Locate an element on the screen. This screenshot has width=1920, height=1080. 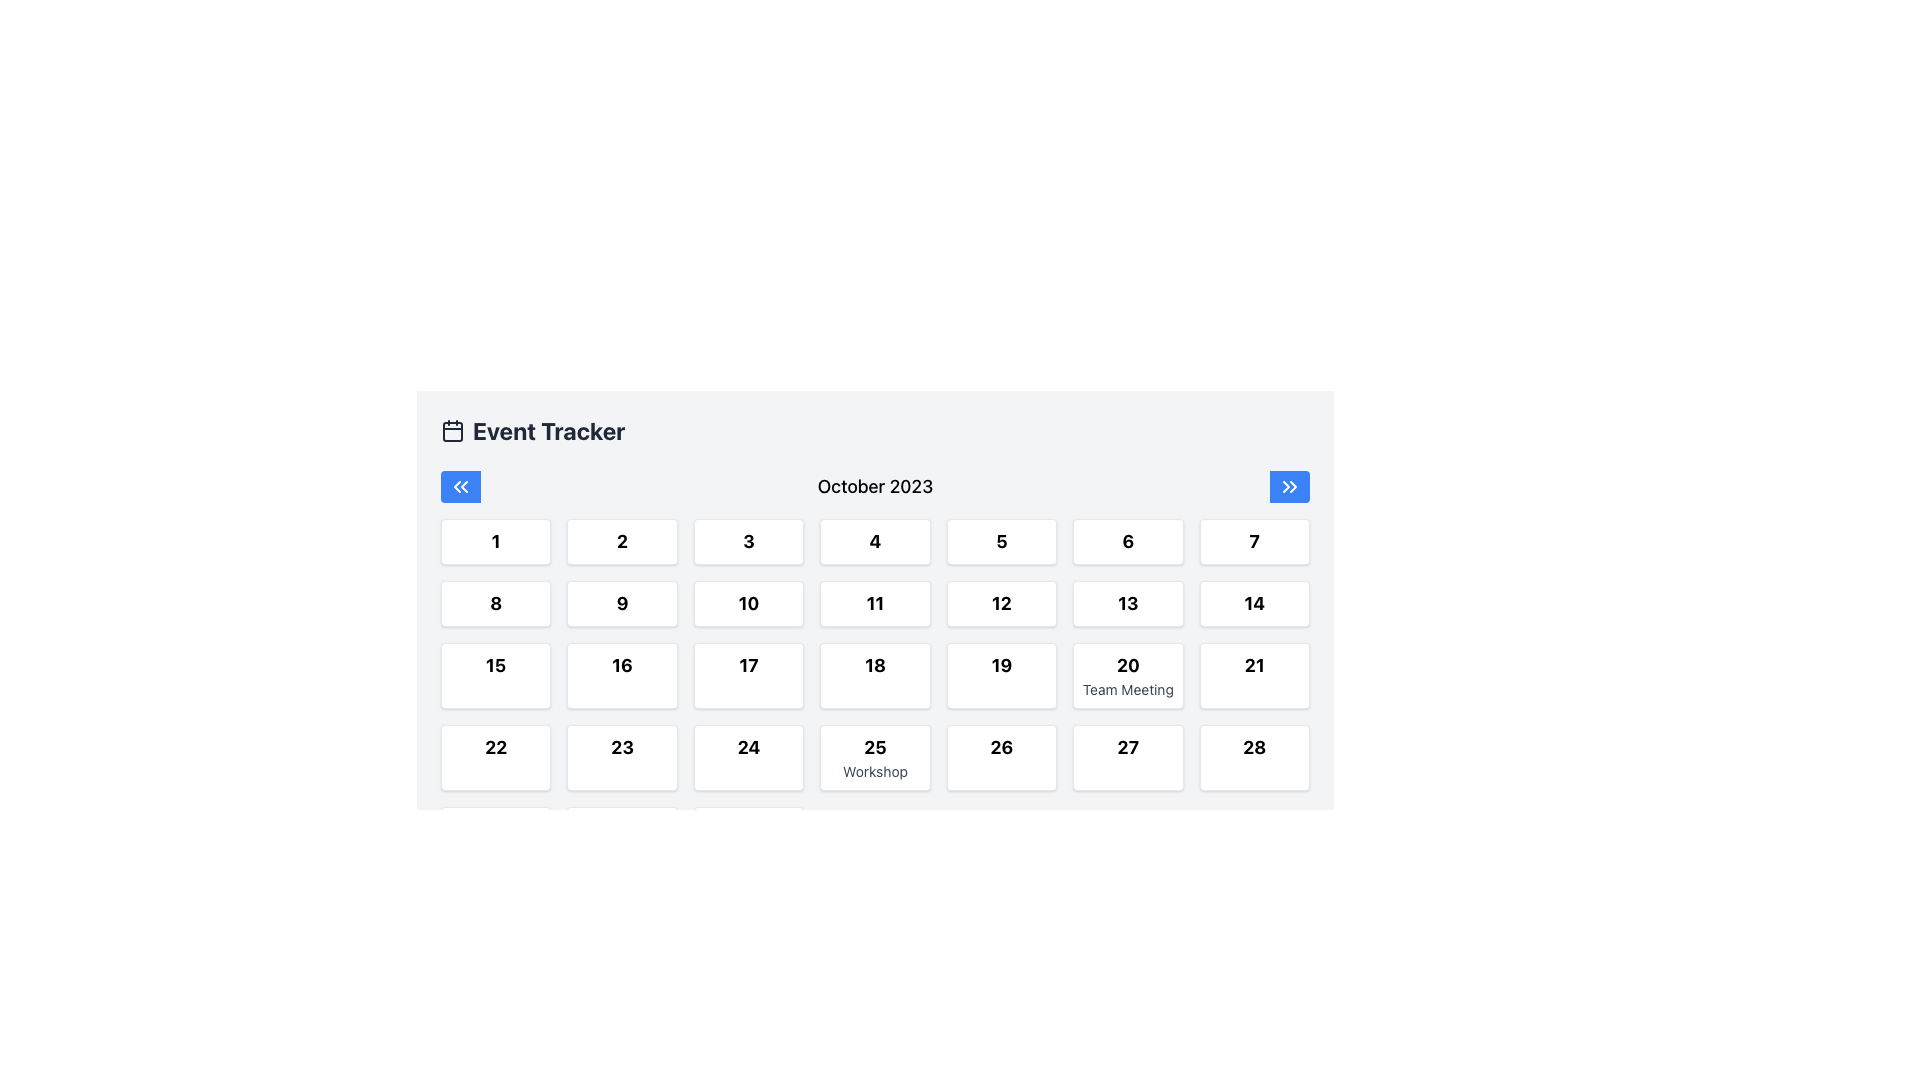
the button displaying the number '10' with rounded corners and a shadow effect, located in the second row of a 7-column grid layout is located at coordinates (747, 603).